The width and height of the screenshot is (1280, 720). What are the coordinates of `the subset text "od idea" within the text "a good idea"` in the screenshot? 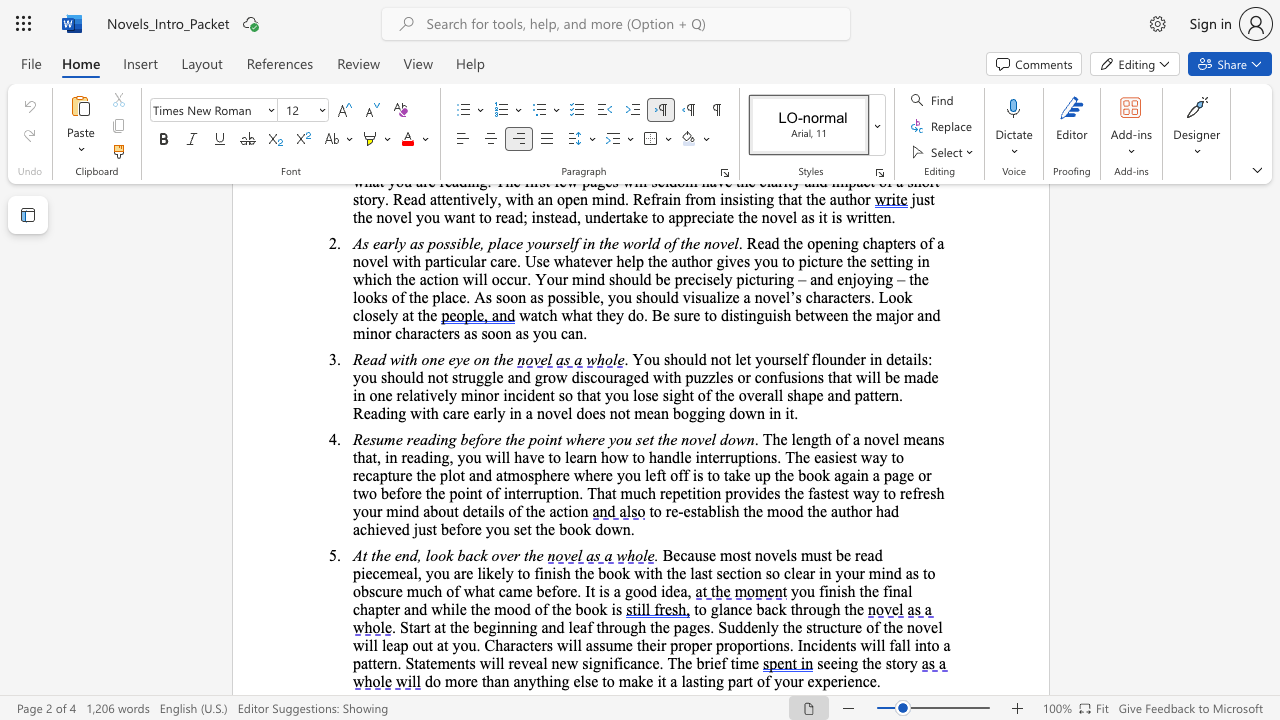 It's located at (640, 590).